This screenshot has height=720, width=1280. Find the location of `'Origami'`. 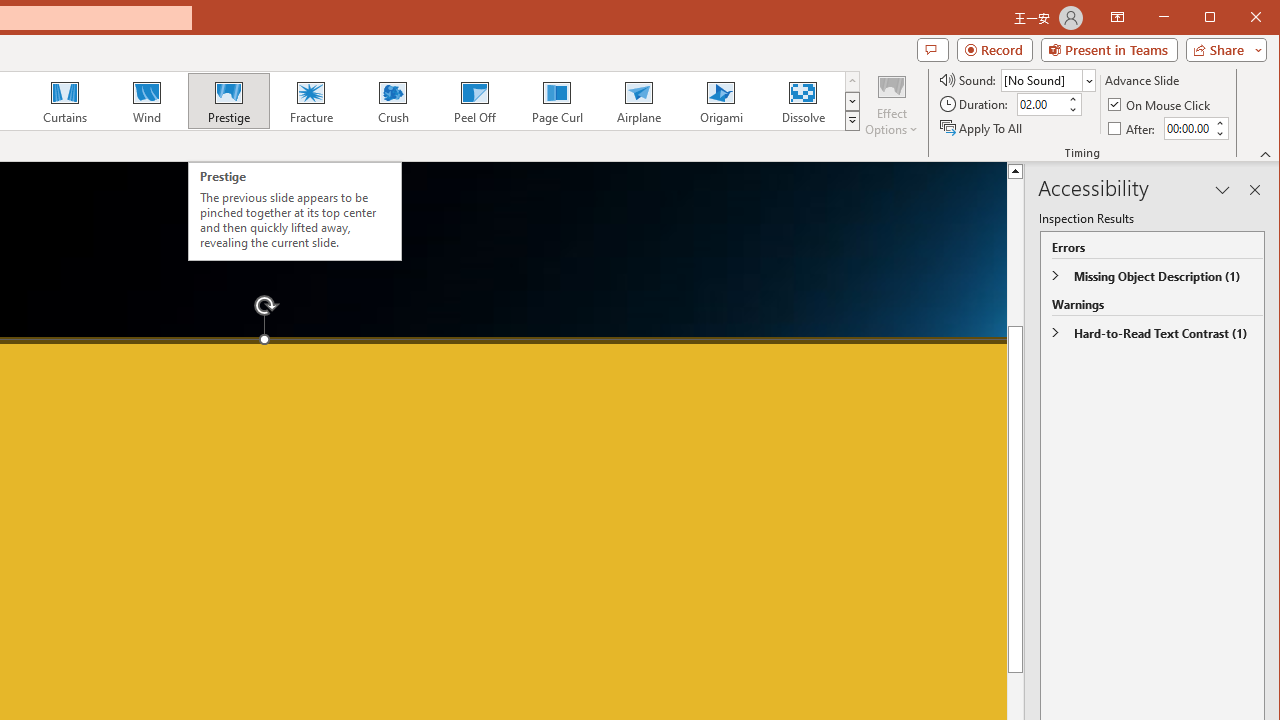

'Origami' is located at coordinates (720, 100).